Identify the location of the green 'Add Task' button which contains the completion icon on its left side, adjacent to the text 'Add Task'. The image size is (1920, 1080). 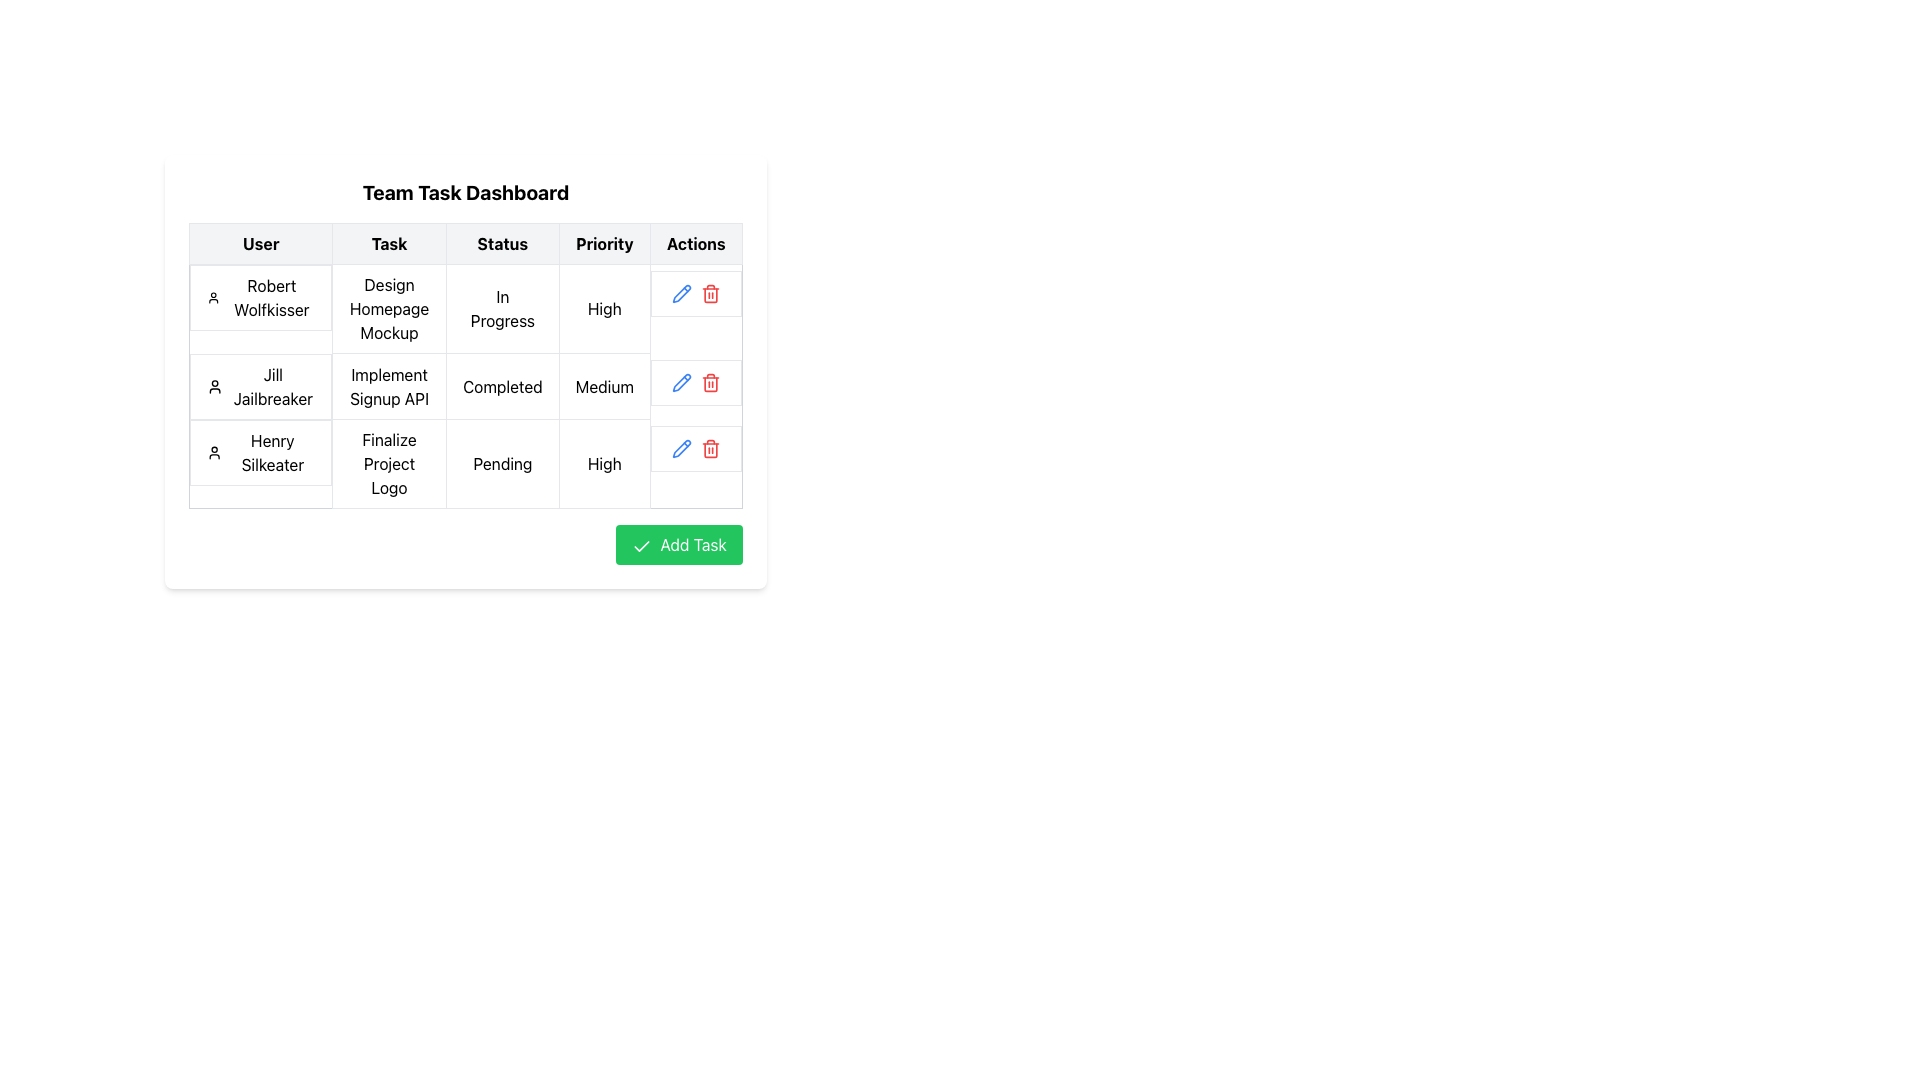
(642, 546).